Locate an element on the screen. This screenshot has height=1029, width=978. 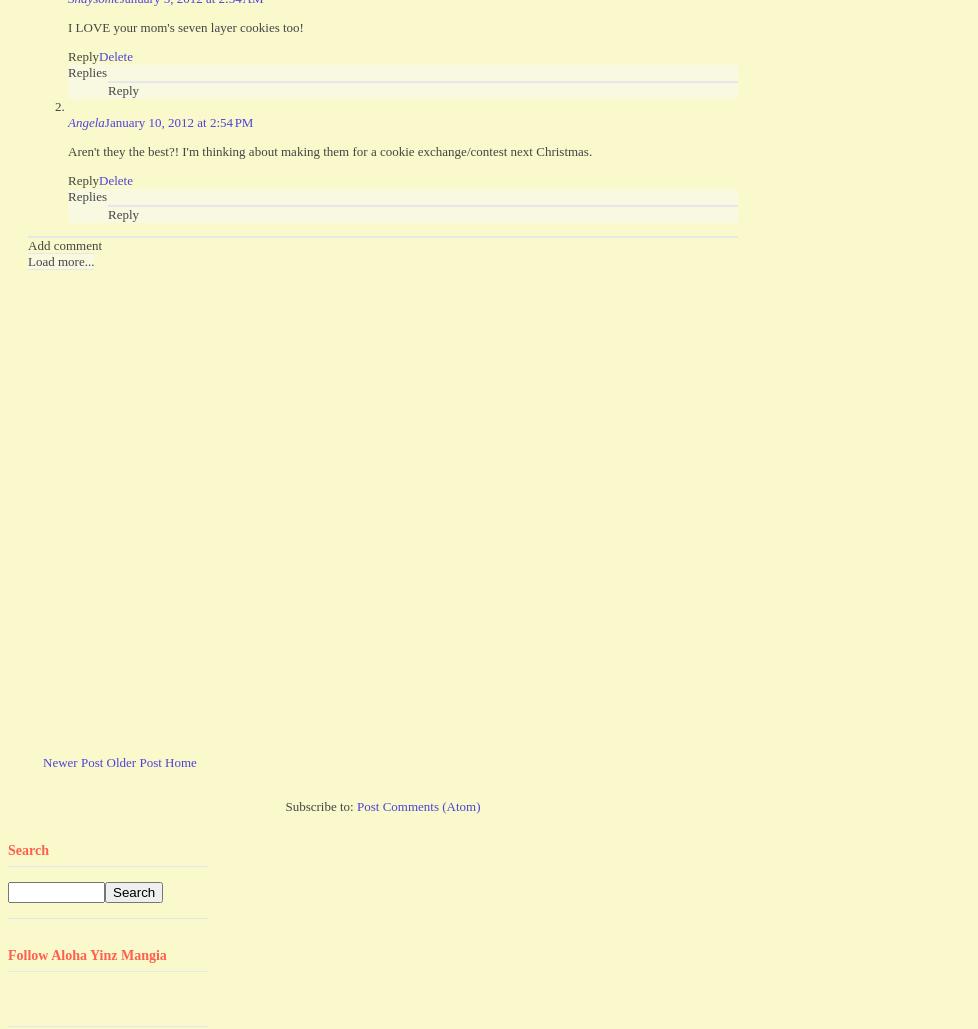
'Newer Post' is located at coordinates (43, 761).